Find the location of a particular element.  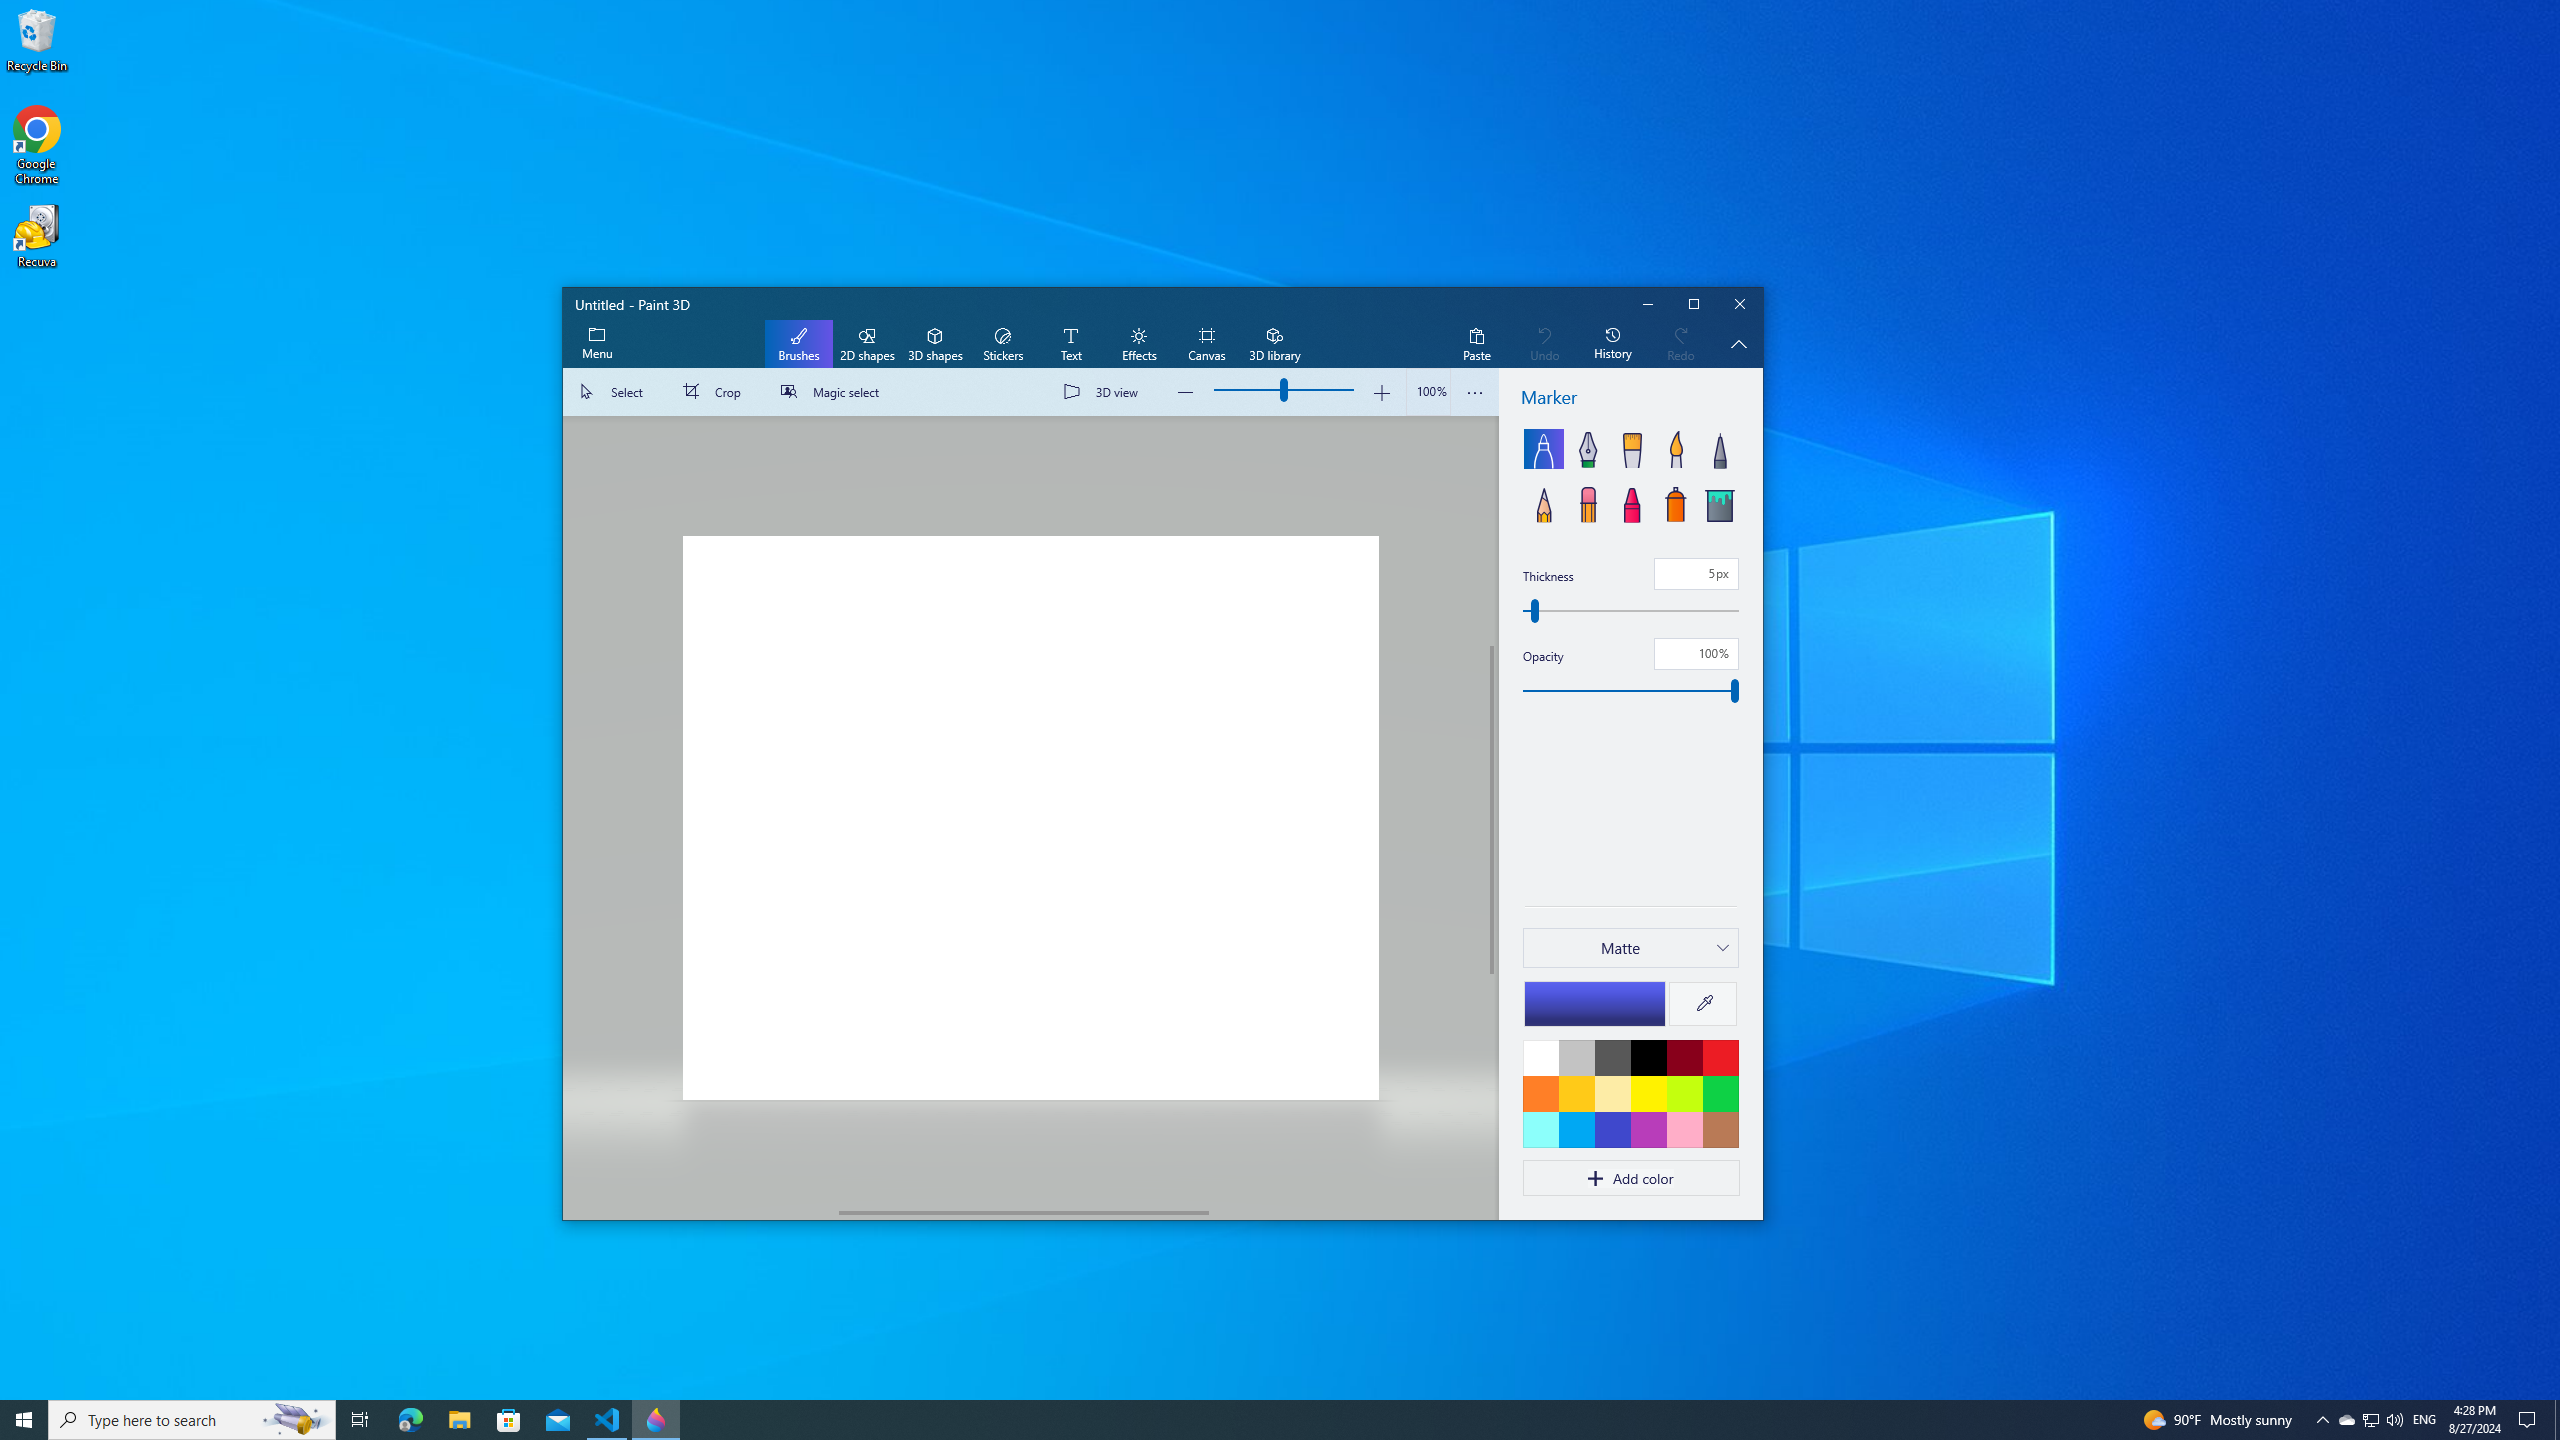

'Zoom in' is located at coordinates (1381, 391).